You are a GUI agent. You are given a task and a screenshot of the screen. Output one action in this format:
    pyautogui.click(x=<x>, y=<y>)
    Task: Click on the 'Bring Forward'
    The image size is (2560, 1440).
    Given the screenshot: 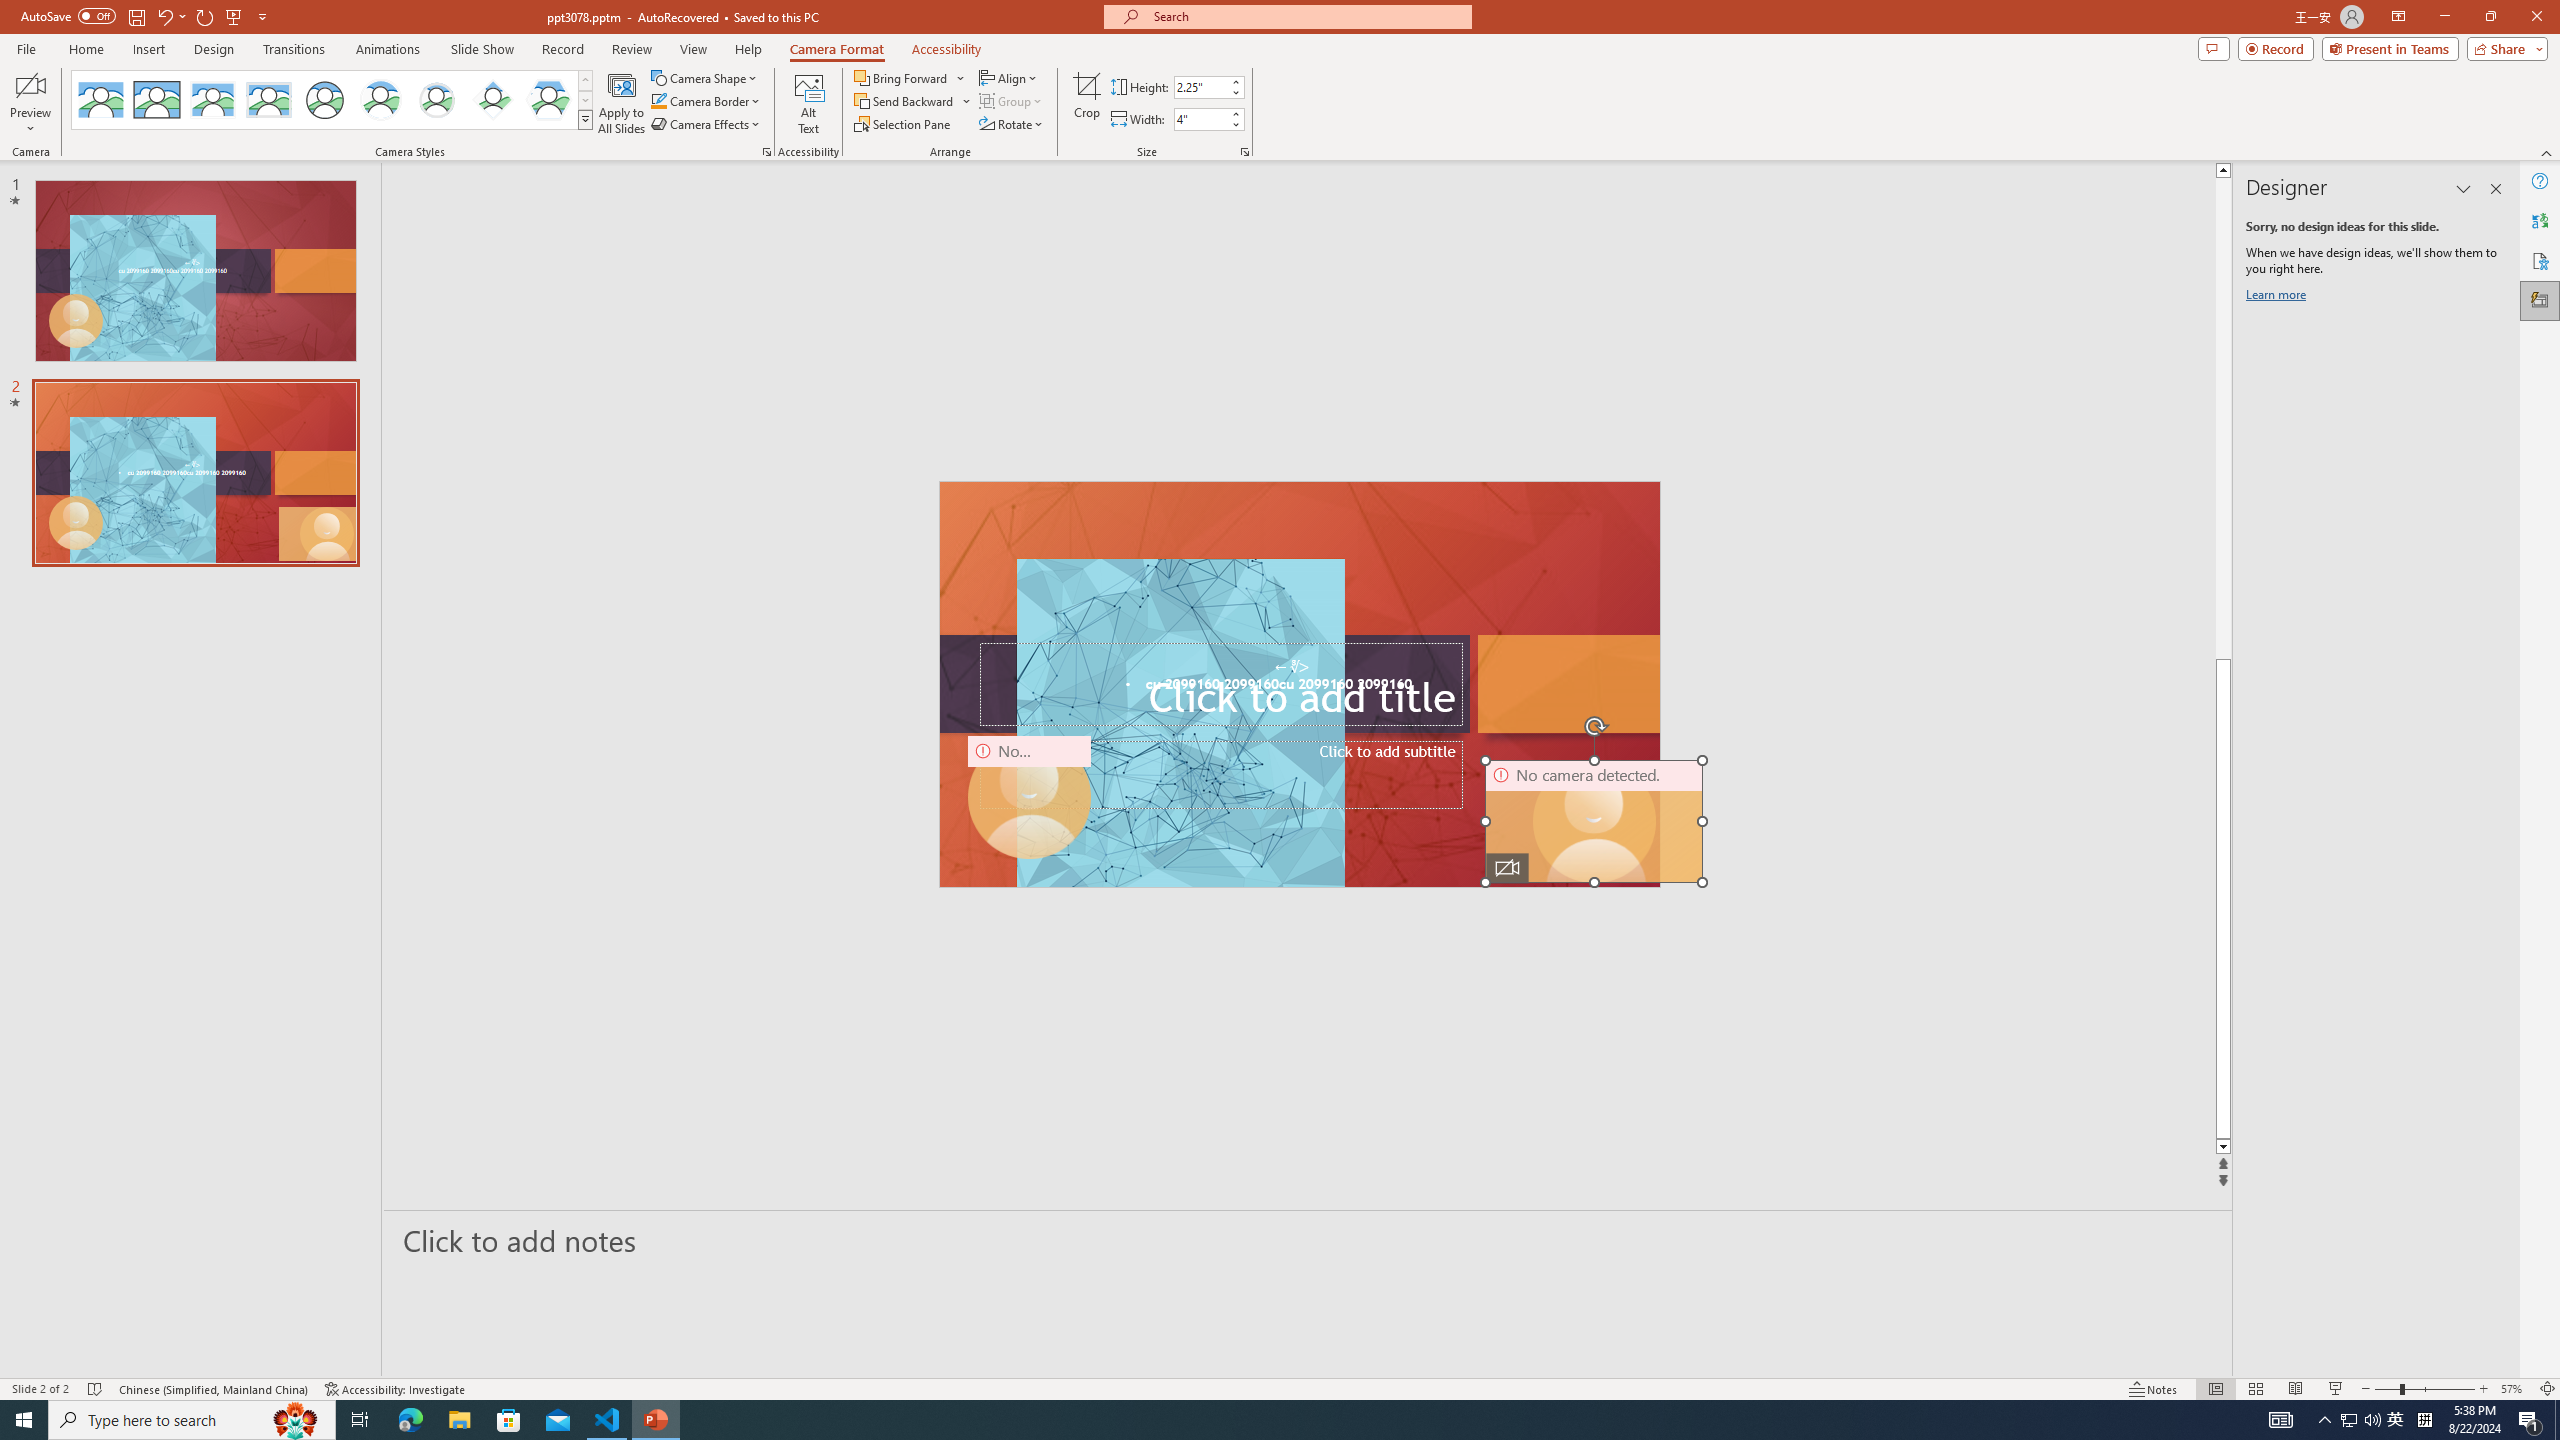 What is the action you would take?
    pyautogui.click(x=909, y=77)
    